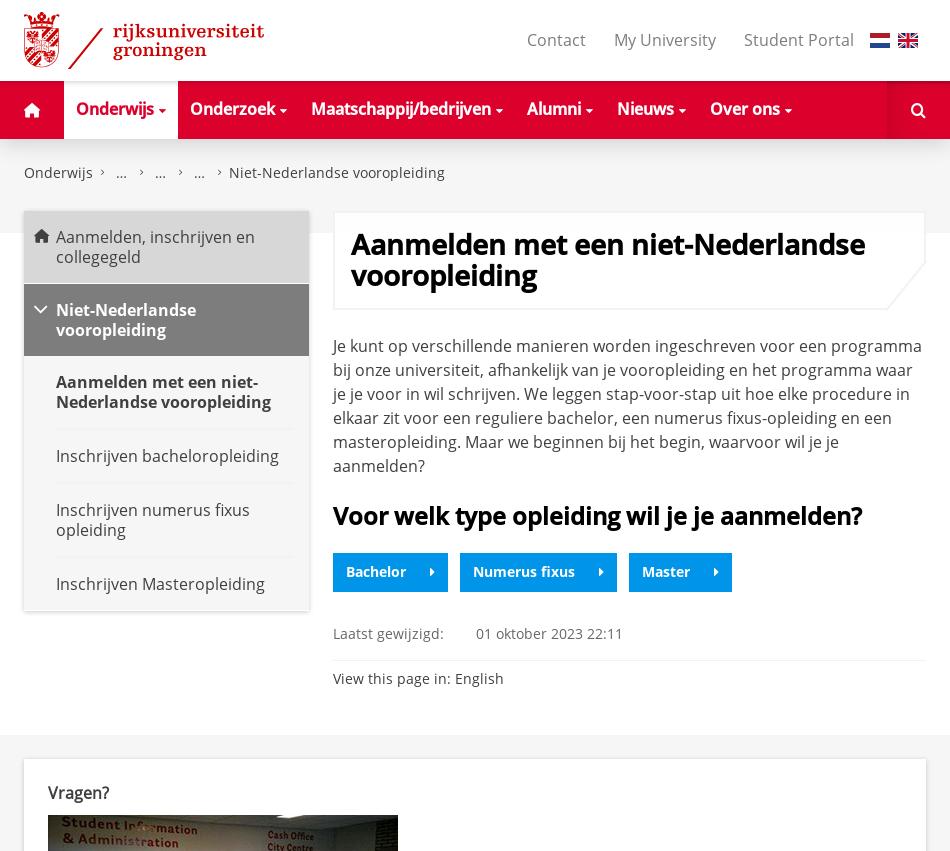  Describe the element at coordinates (626, 403) in the screenshot. I see `'Je kunt op verschillende manieren worden ingeschreven voor een programma bij onze universiteit, afhankelijk van je vooropleiding en het programma waar je je voor in wil schrijven. We leggen stap-voor-stap uit hoe elke procedure in elkaar zit voor een reguliere bachelor, een numerus fixus-opleiding en een masteropleiding. Maar we beginnen bij het begin, waarvoor wil je je aanmelden?'` at that location.